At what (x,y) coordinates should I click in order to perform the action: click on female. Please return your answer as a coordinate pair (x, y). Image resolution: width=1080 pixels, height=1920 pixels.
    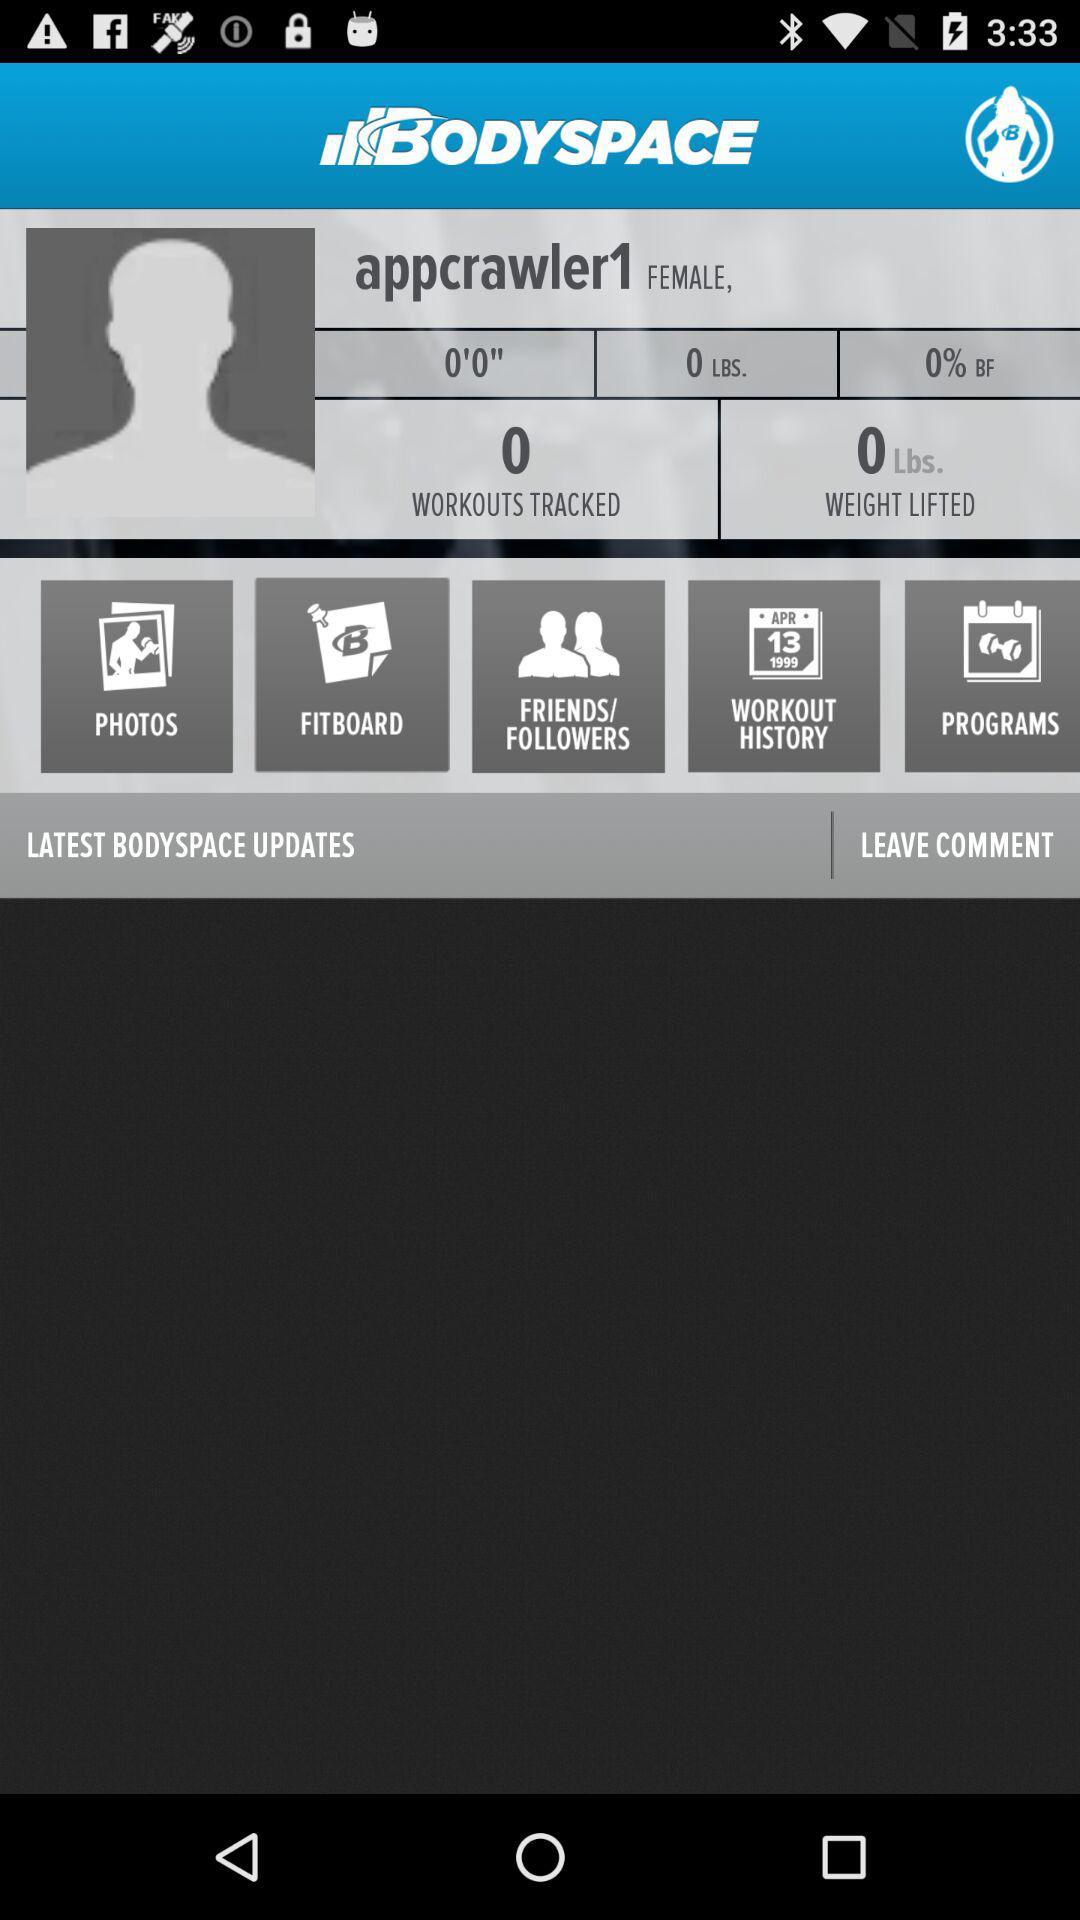
    Looking at the image, I should click on (684, 277).